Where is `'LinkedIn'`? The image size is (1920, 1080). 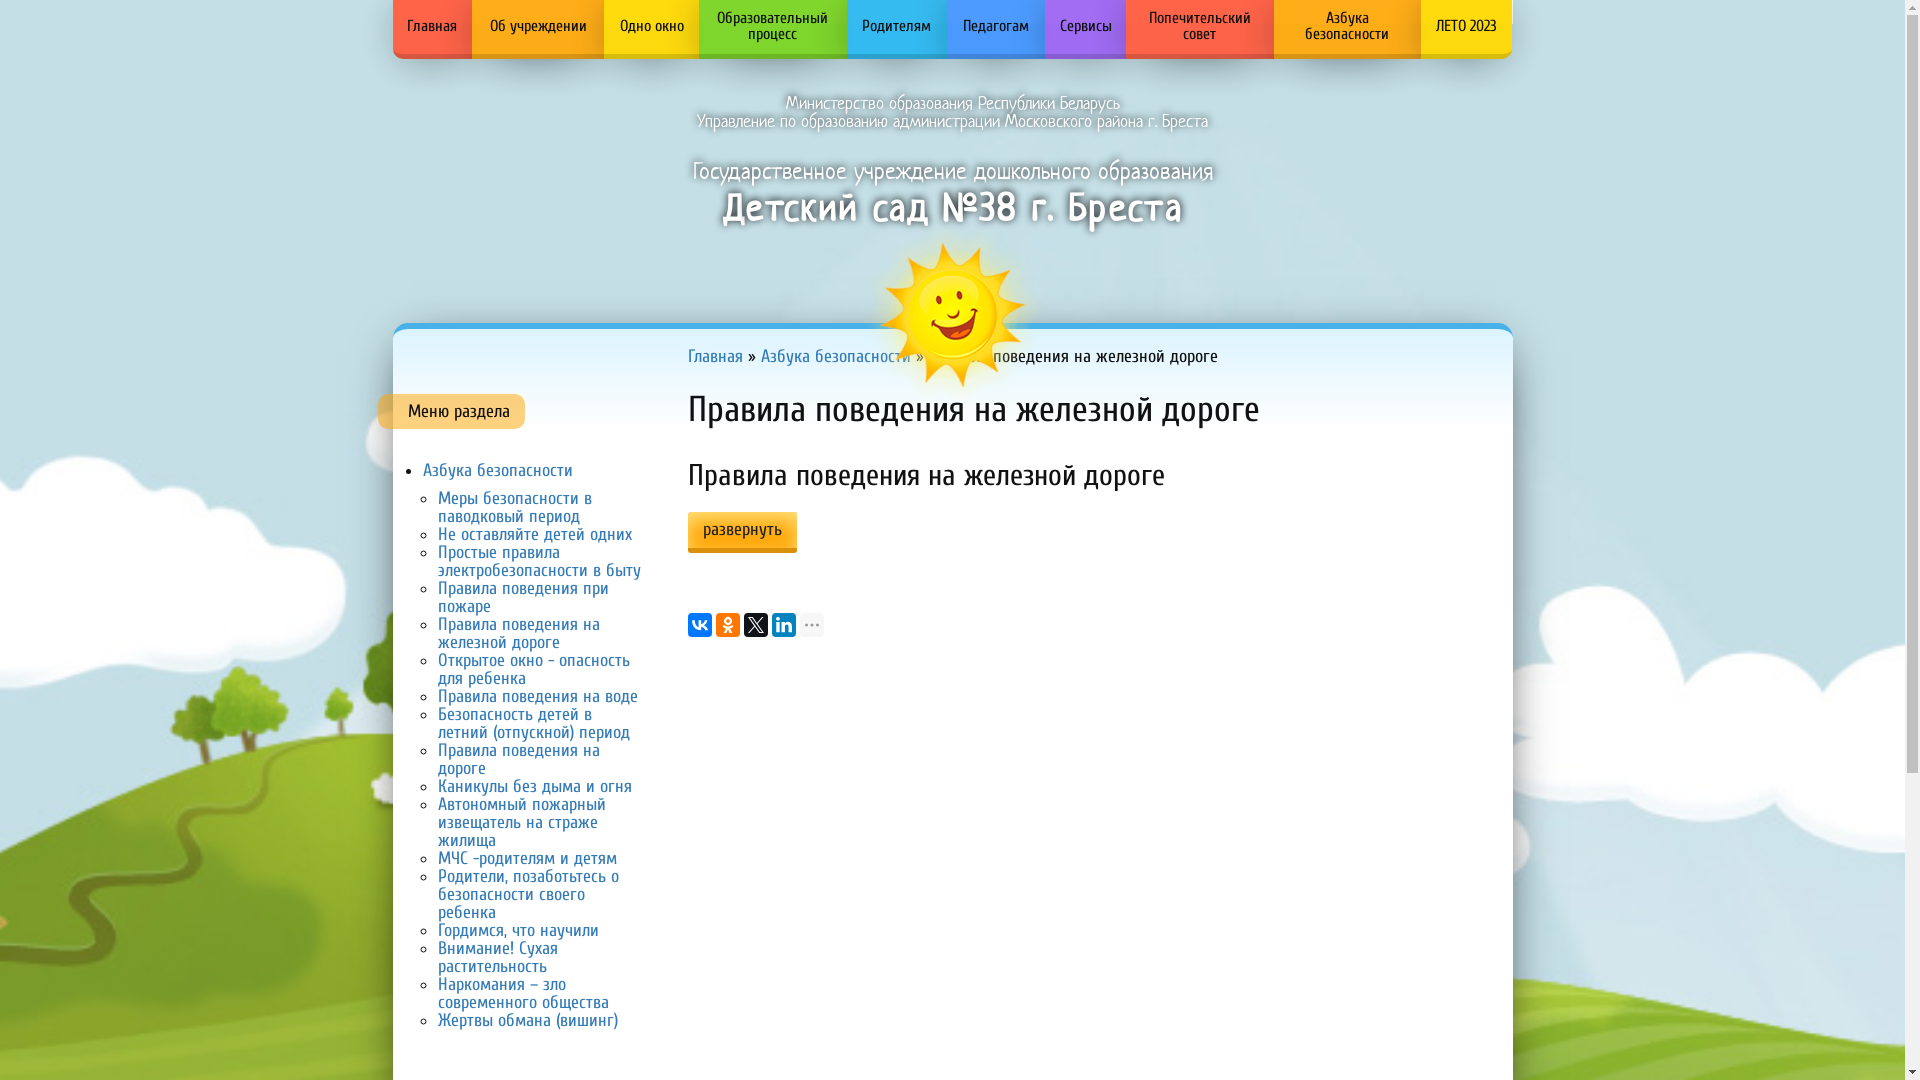 'LinkedIn' is located at coordinates (782, 623).